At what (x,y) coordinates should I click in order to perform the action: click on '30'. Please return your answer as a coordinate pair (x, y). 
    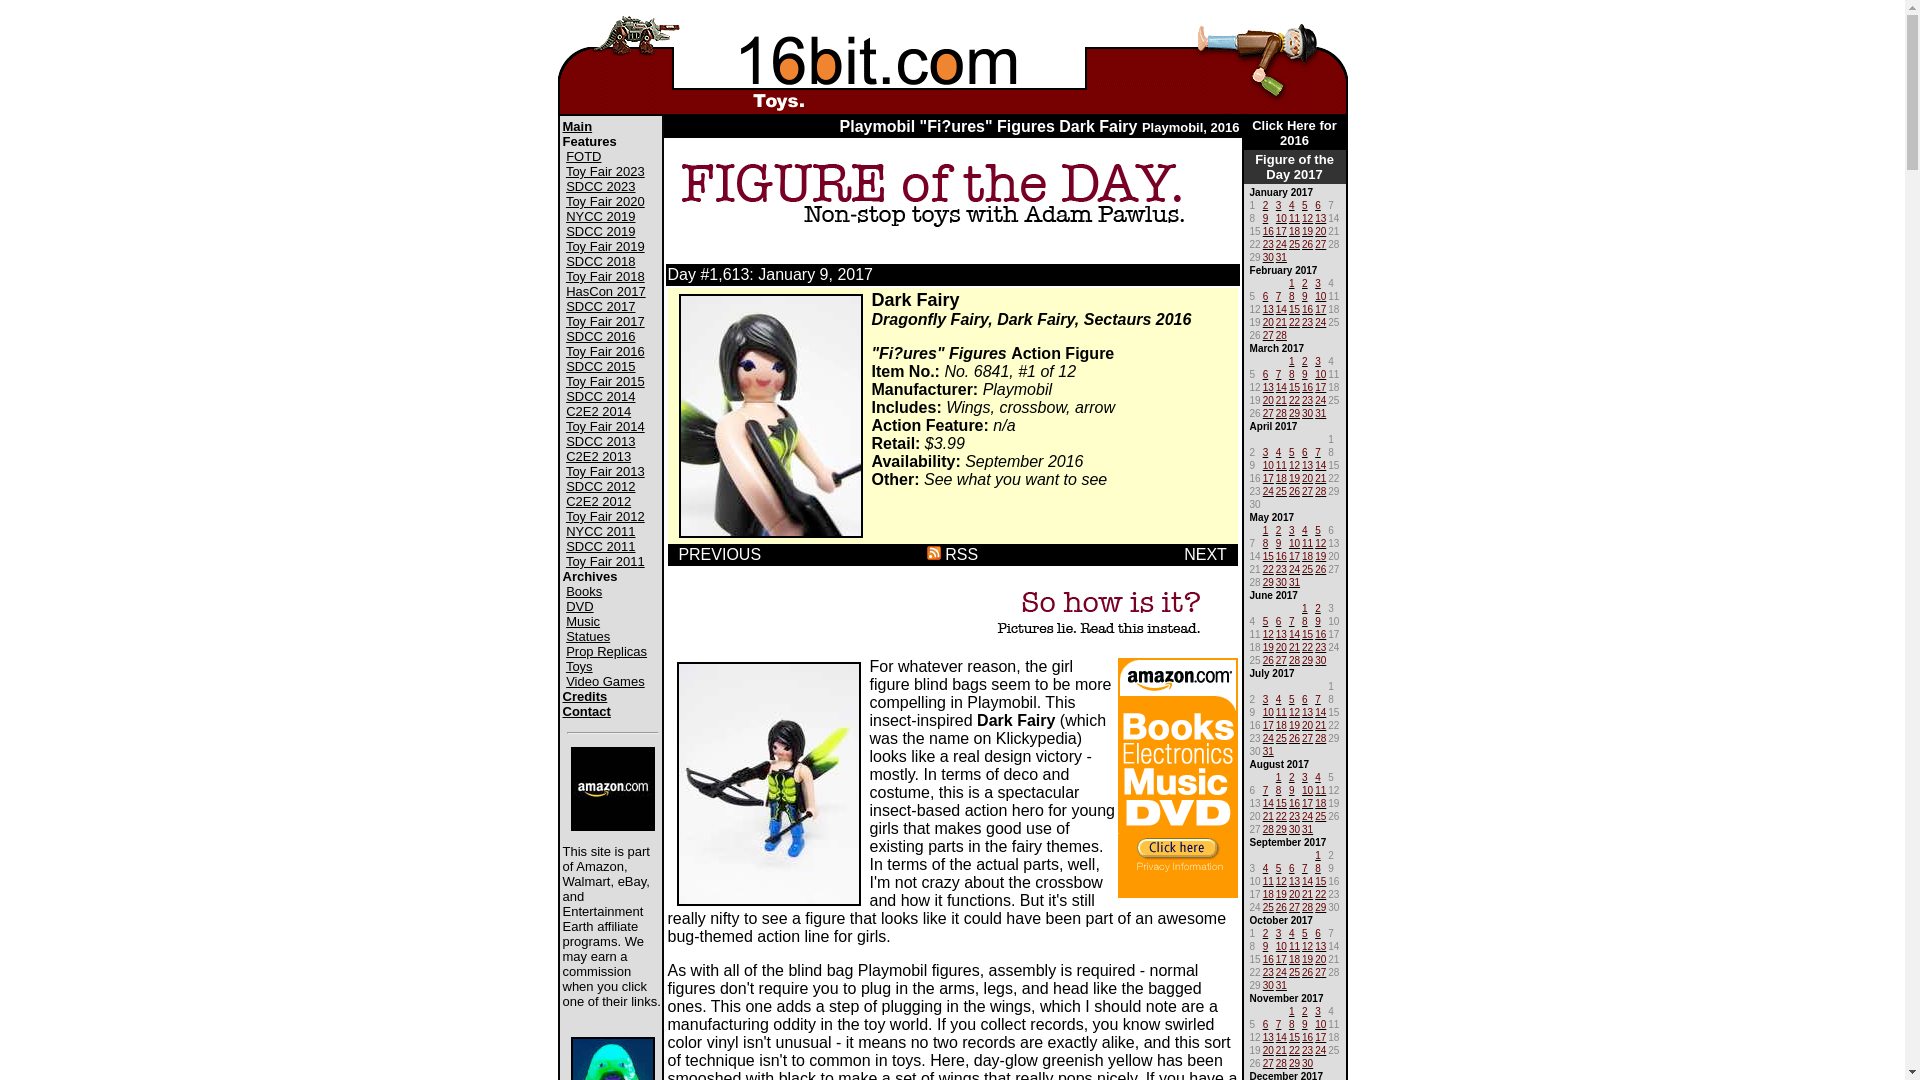
    Looking at the image, I should click on (1261, 982).